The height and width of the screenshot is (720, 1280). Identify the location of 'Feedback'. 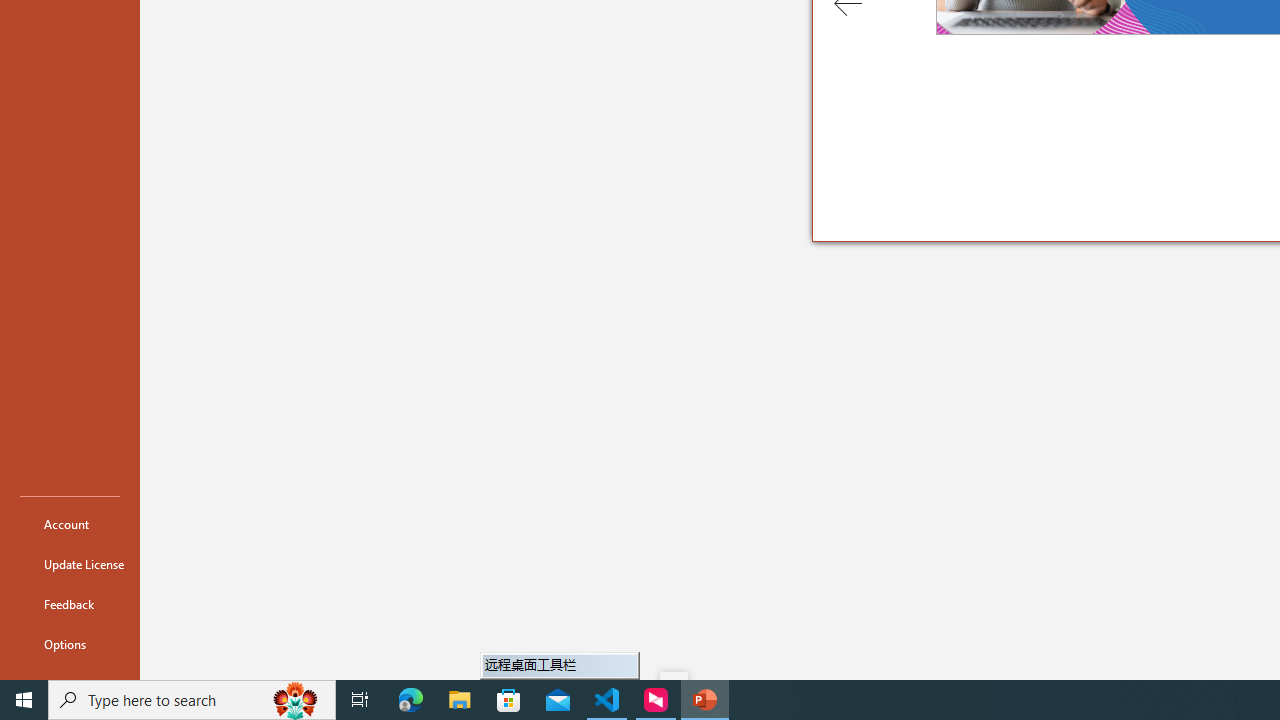
(69, 603).